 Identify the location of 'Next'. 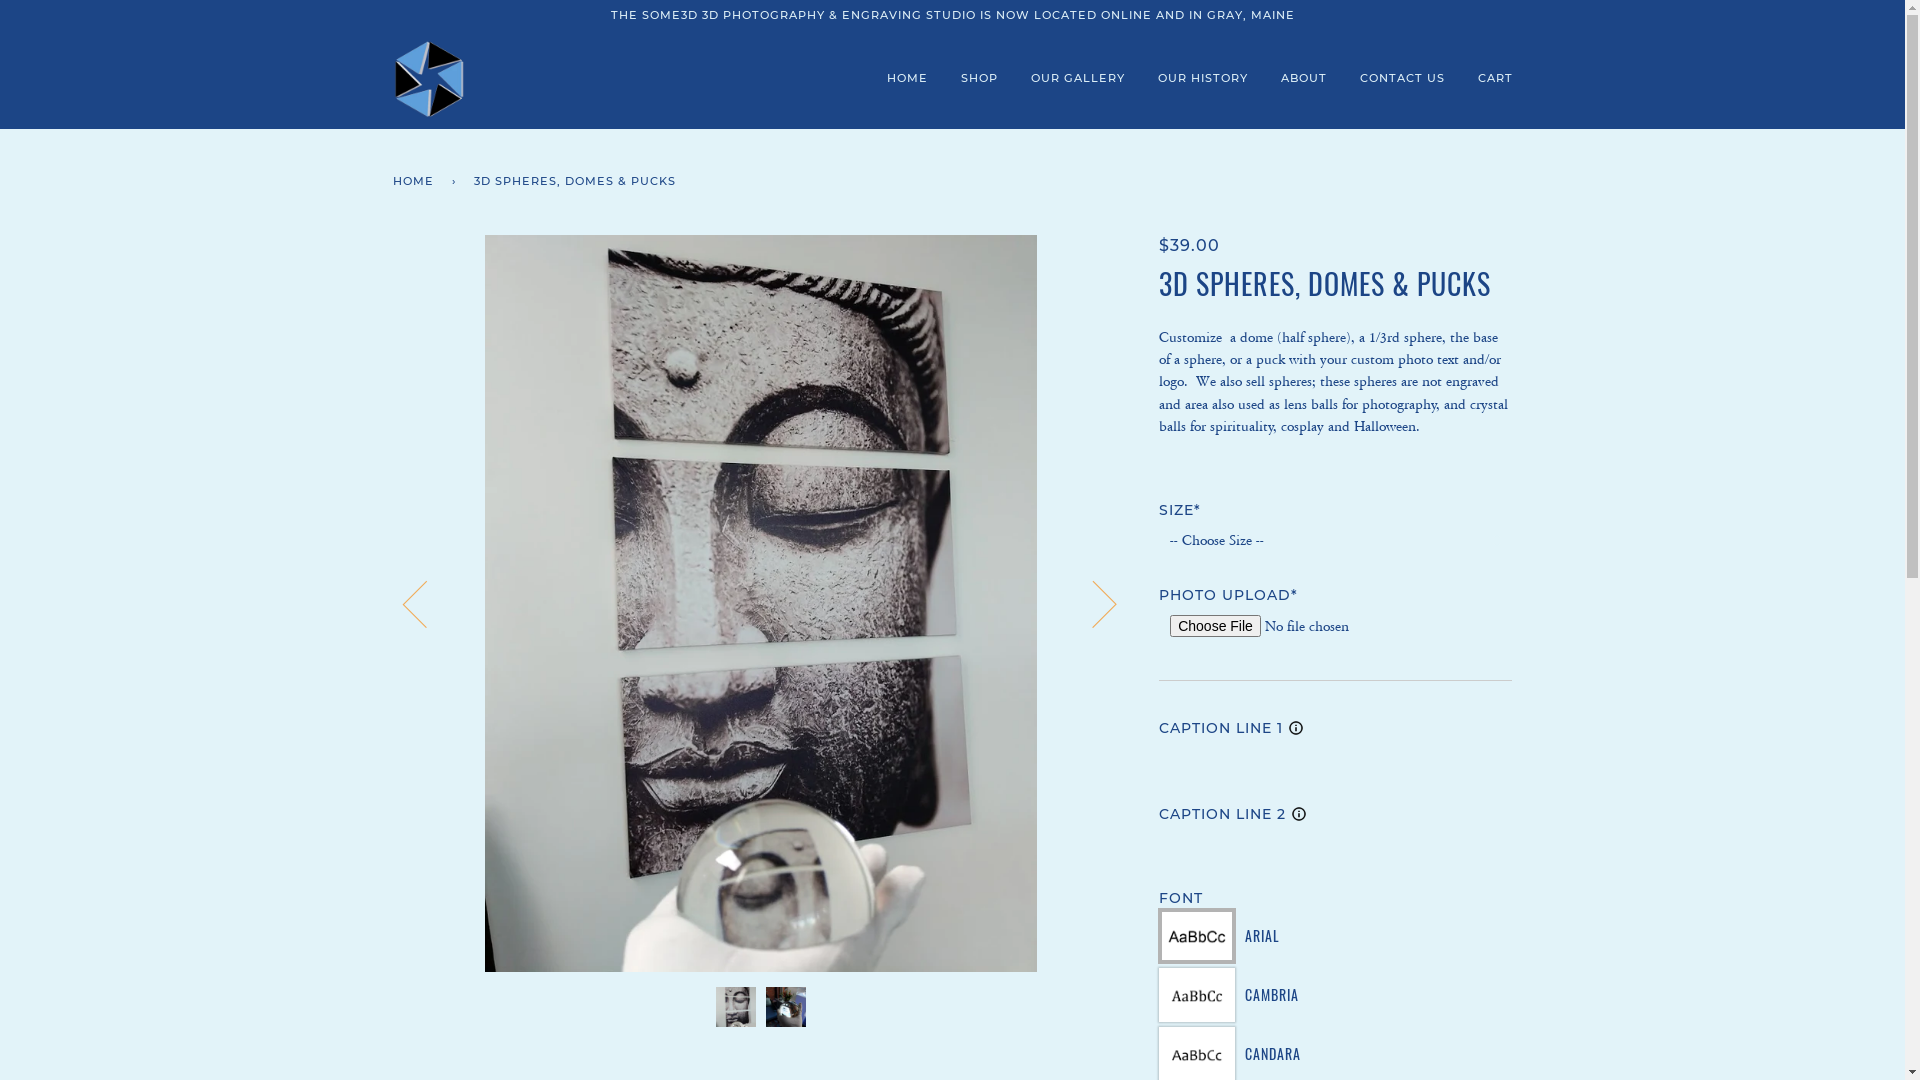
(1091, 601).